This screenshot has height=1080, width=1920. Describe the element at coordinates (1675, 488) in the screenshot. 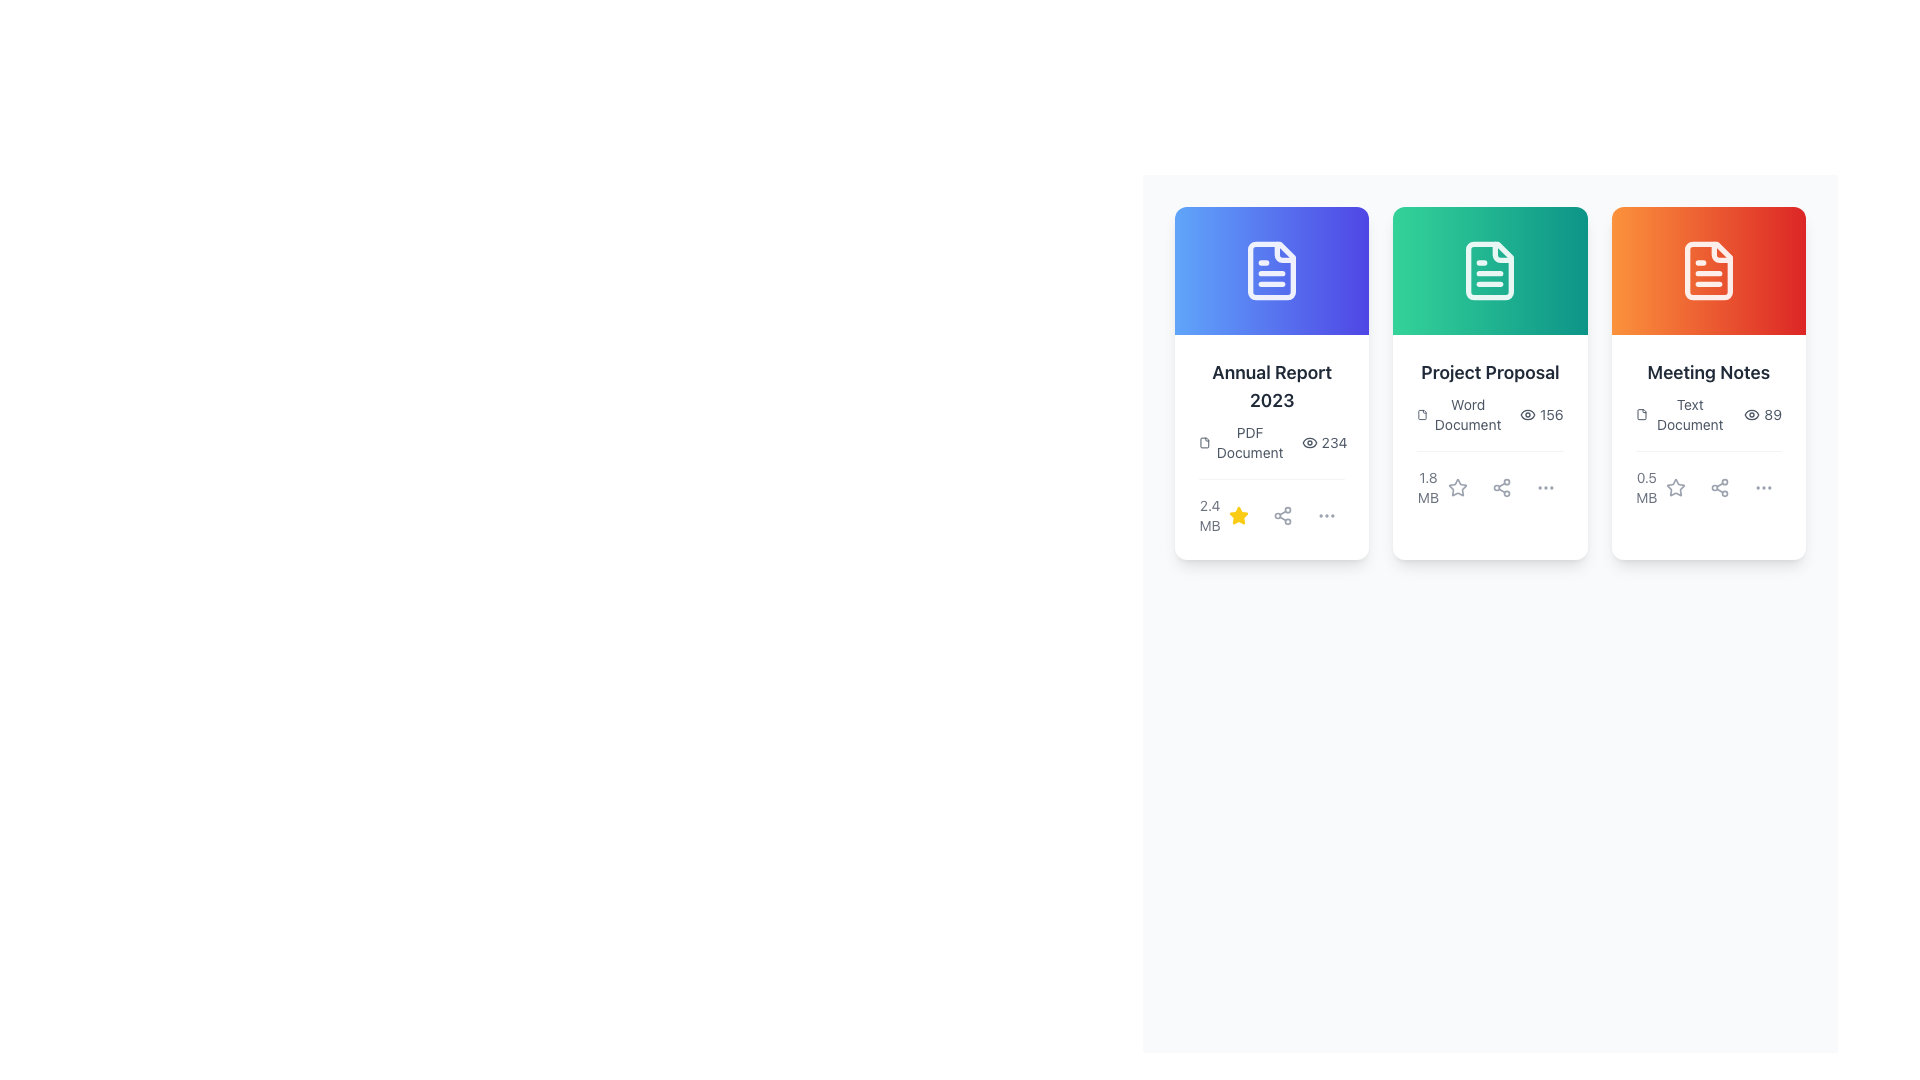

I see `the star icon in the third card representing the document titled 'Meeting Notes'` at that location.